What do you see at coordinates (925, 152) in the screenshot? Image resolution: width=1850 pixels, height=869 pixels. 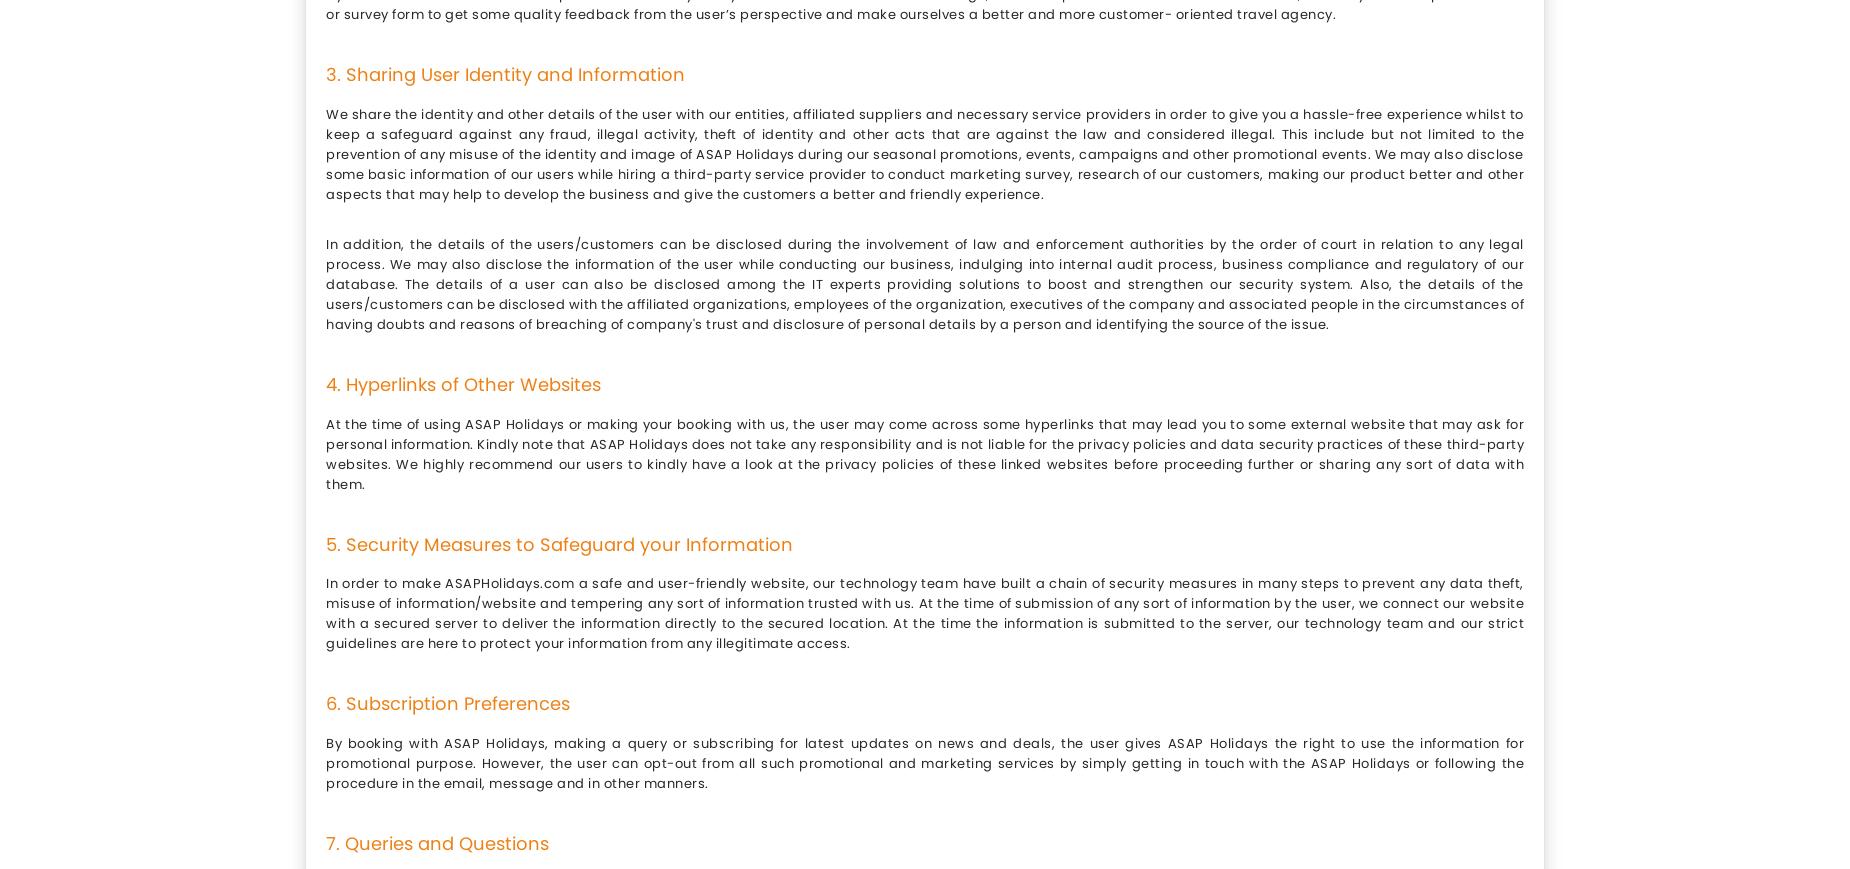 I see `'We share the identity and other details of the user with our entities, affiliated suppliers and necessary service providers in order to give you a hassle-free experience whilst to keep a safeguard against any fraud, illegal activity, theft of identity and other acts that are against the law and considered illegal. This include but not limited to the prevention of any misuse of the identity and image of ASAP Holidays during our seasonal promotions, events, campaigns and other promotional events. We may also disclose some basic information of our users while hiring a third-party service provider to conduct marketing survey, research of our customers, making our product better and other aspects that may help to develop the business and give the customers a better and friendly experience.'` at bounding box center [925, 152].